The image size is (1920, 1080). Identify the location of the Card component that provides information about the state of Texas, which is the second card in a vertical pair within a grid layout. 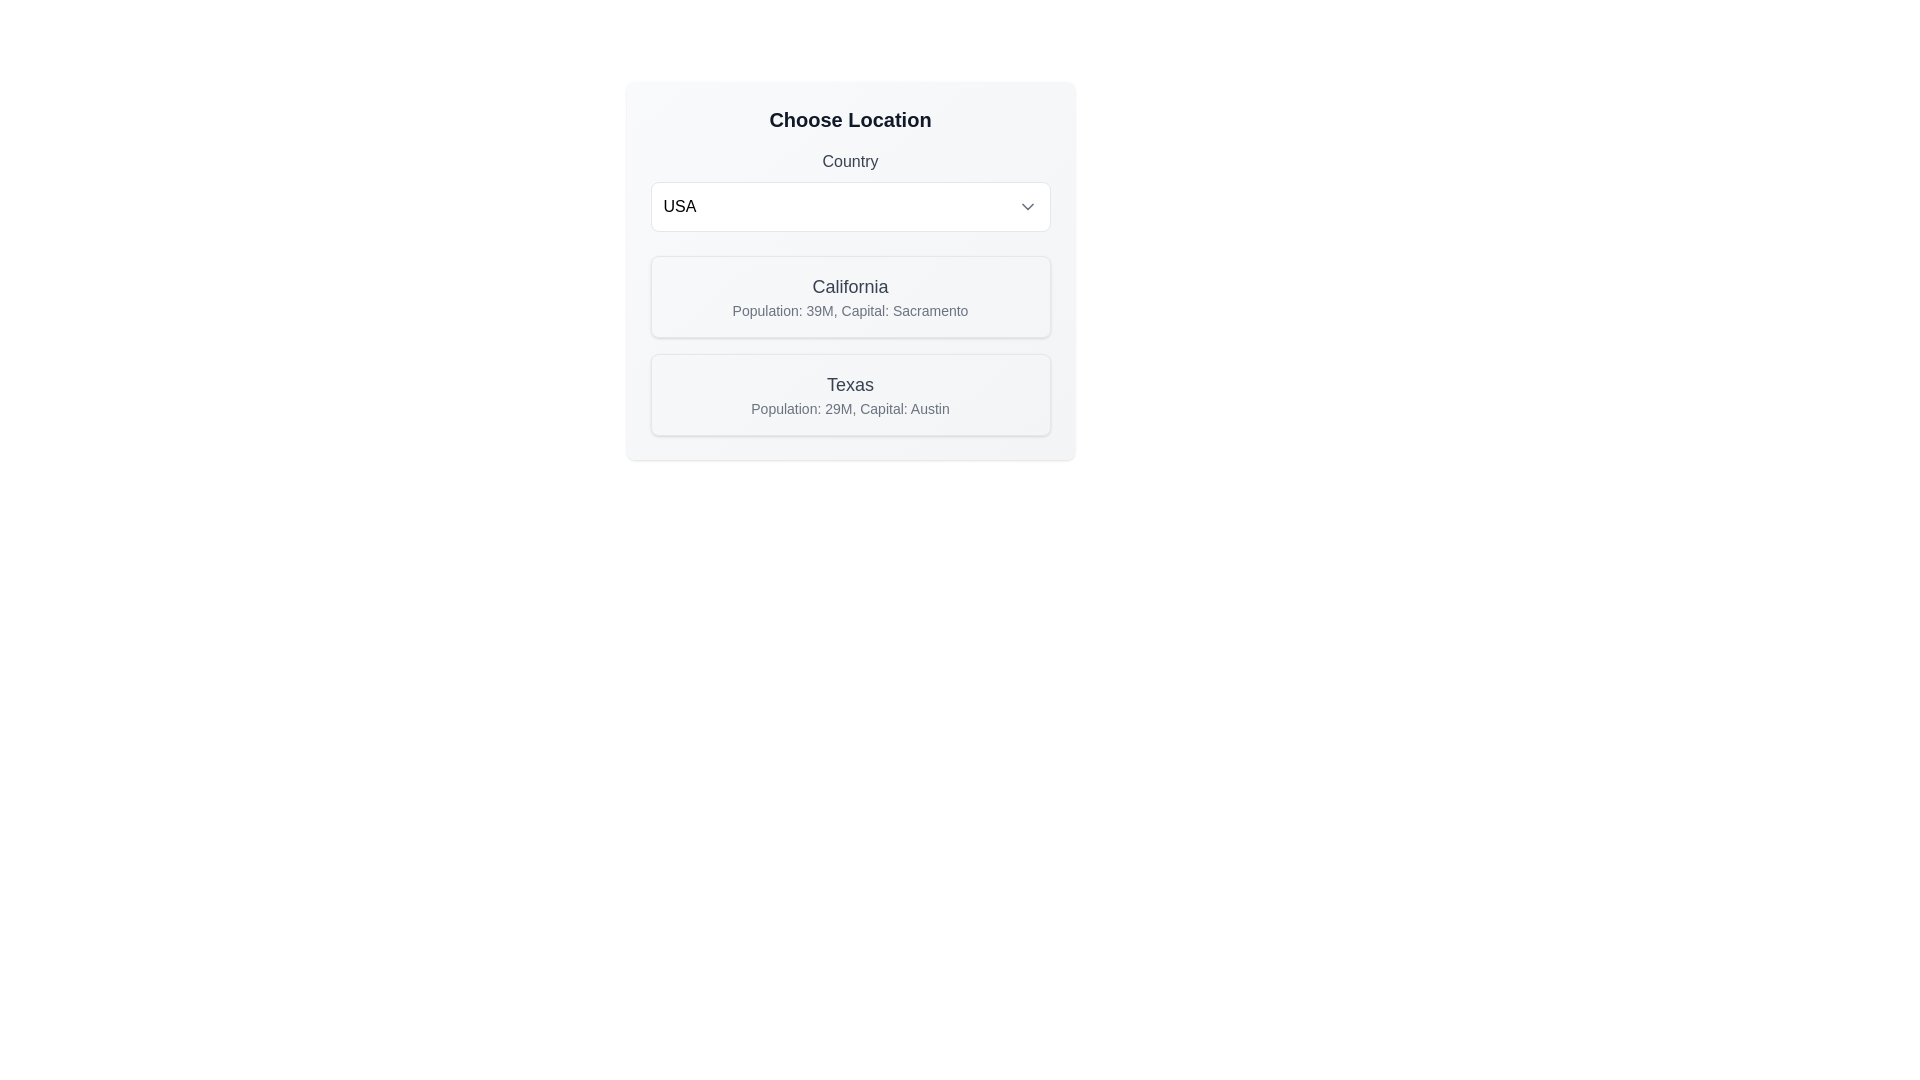
(850, 394).